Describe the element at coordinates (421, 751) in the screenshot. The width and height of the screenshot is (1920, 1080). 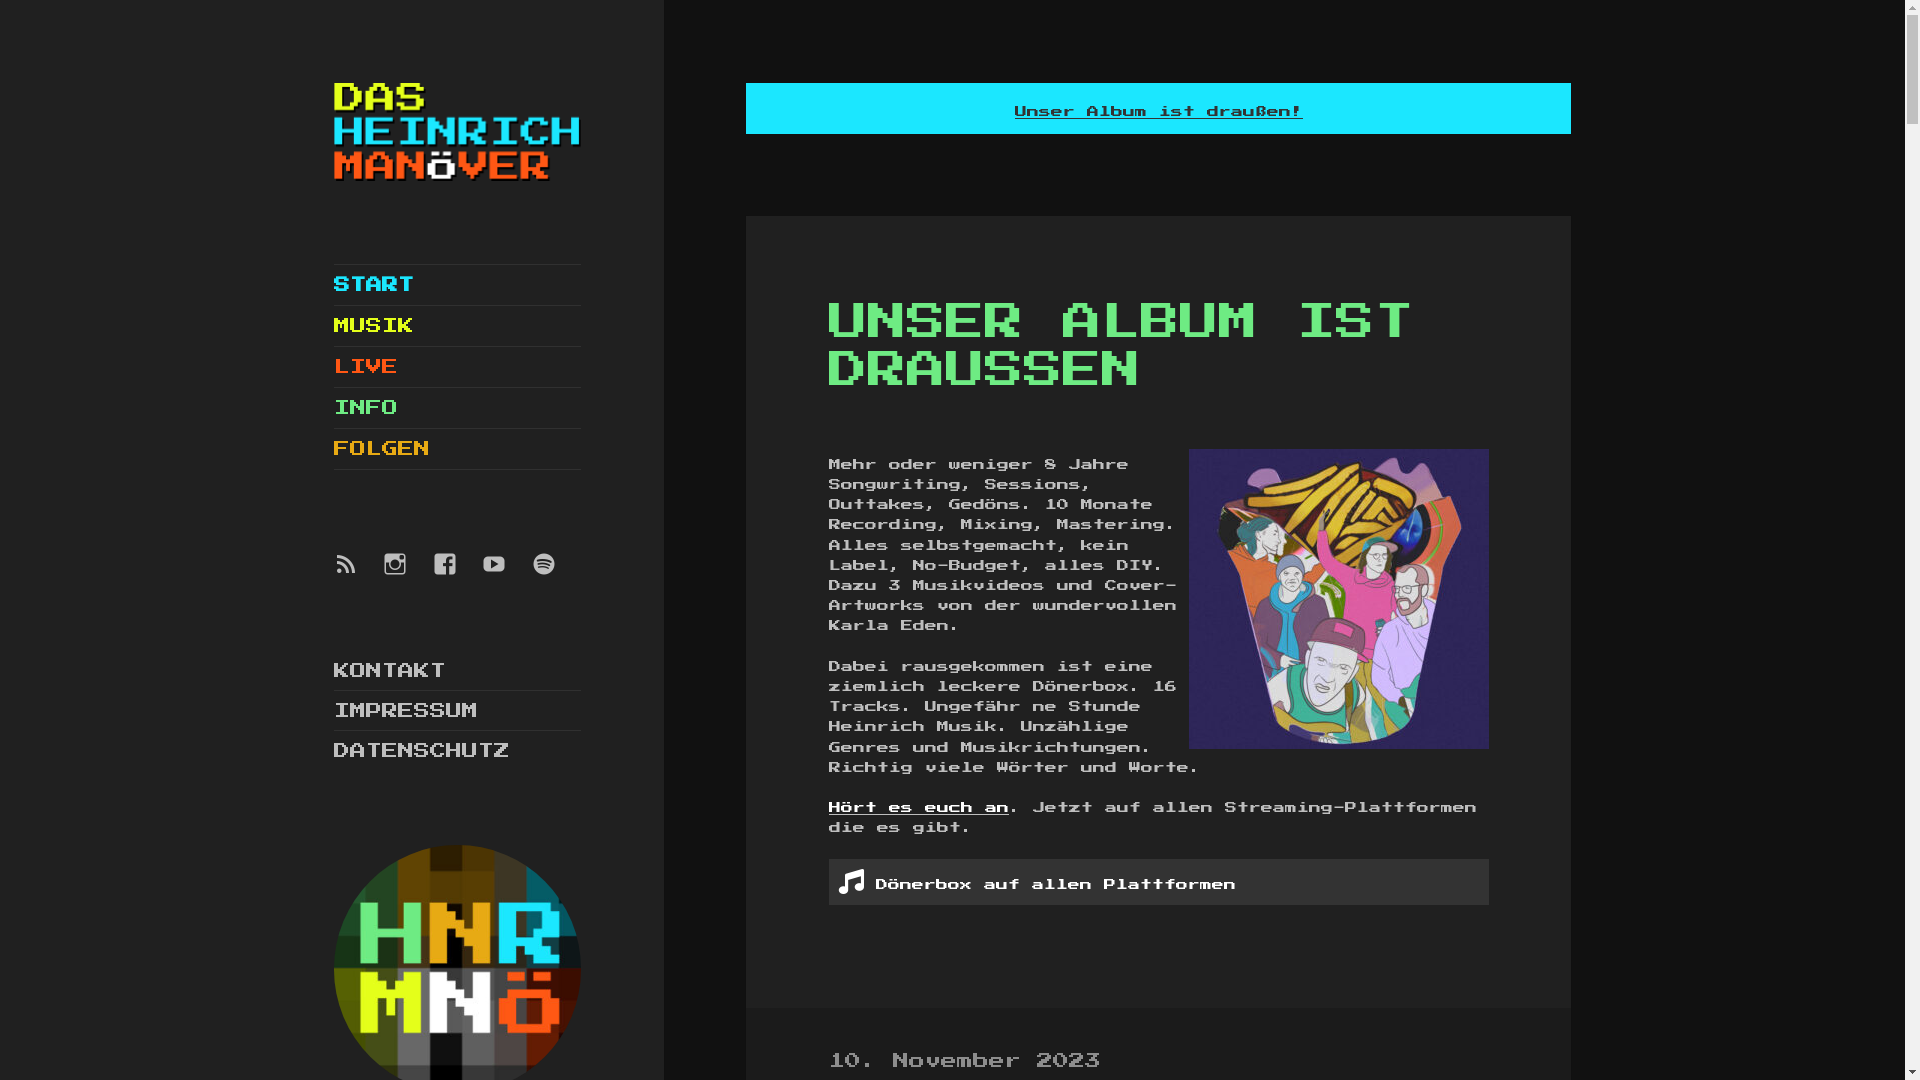
I see `'DATENSCHUTZ'` at that location.